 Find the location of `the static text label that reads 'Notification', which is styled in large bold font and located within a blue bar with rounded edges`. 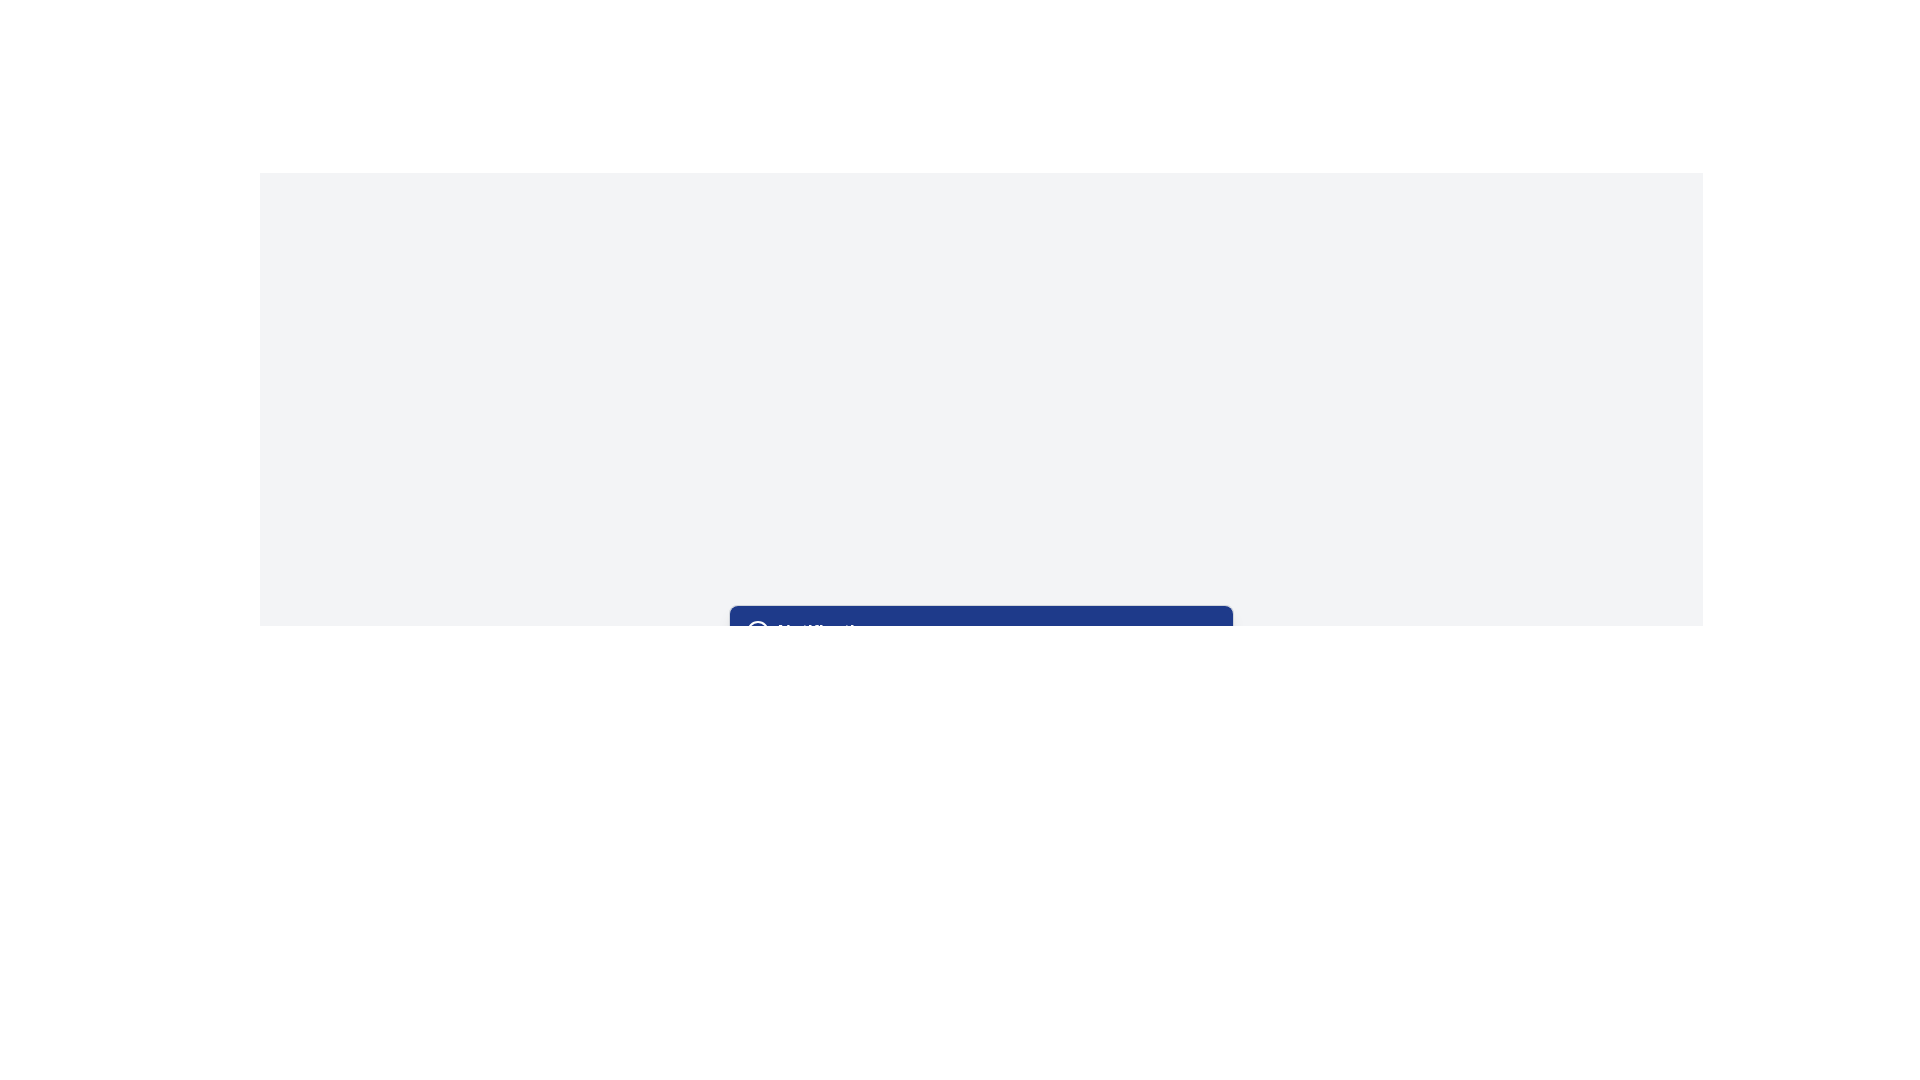

the static text label that reads 'Notification', which is styled in large bold font and located within a blue bar with rounded edges is located at coordinates (827, 631).